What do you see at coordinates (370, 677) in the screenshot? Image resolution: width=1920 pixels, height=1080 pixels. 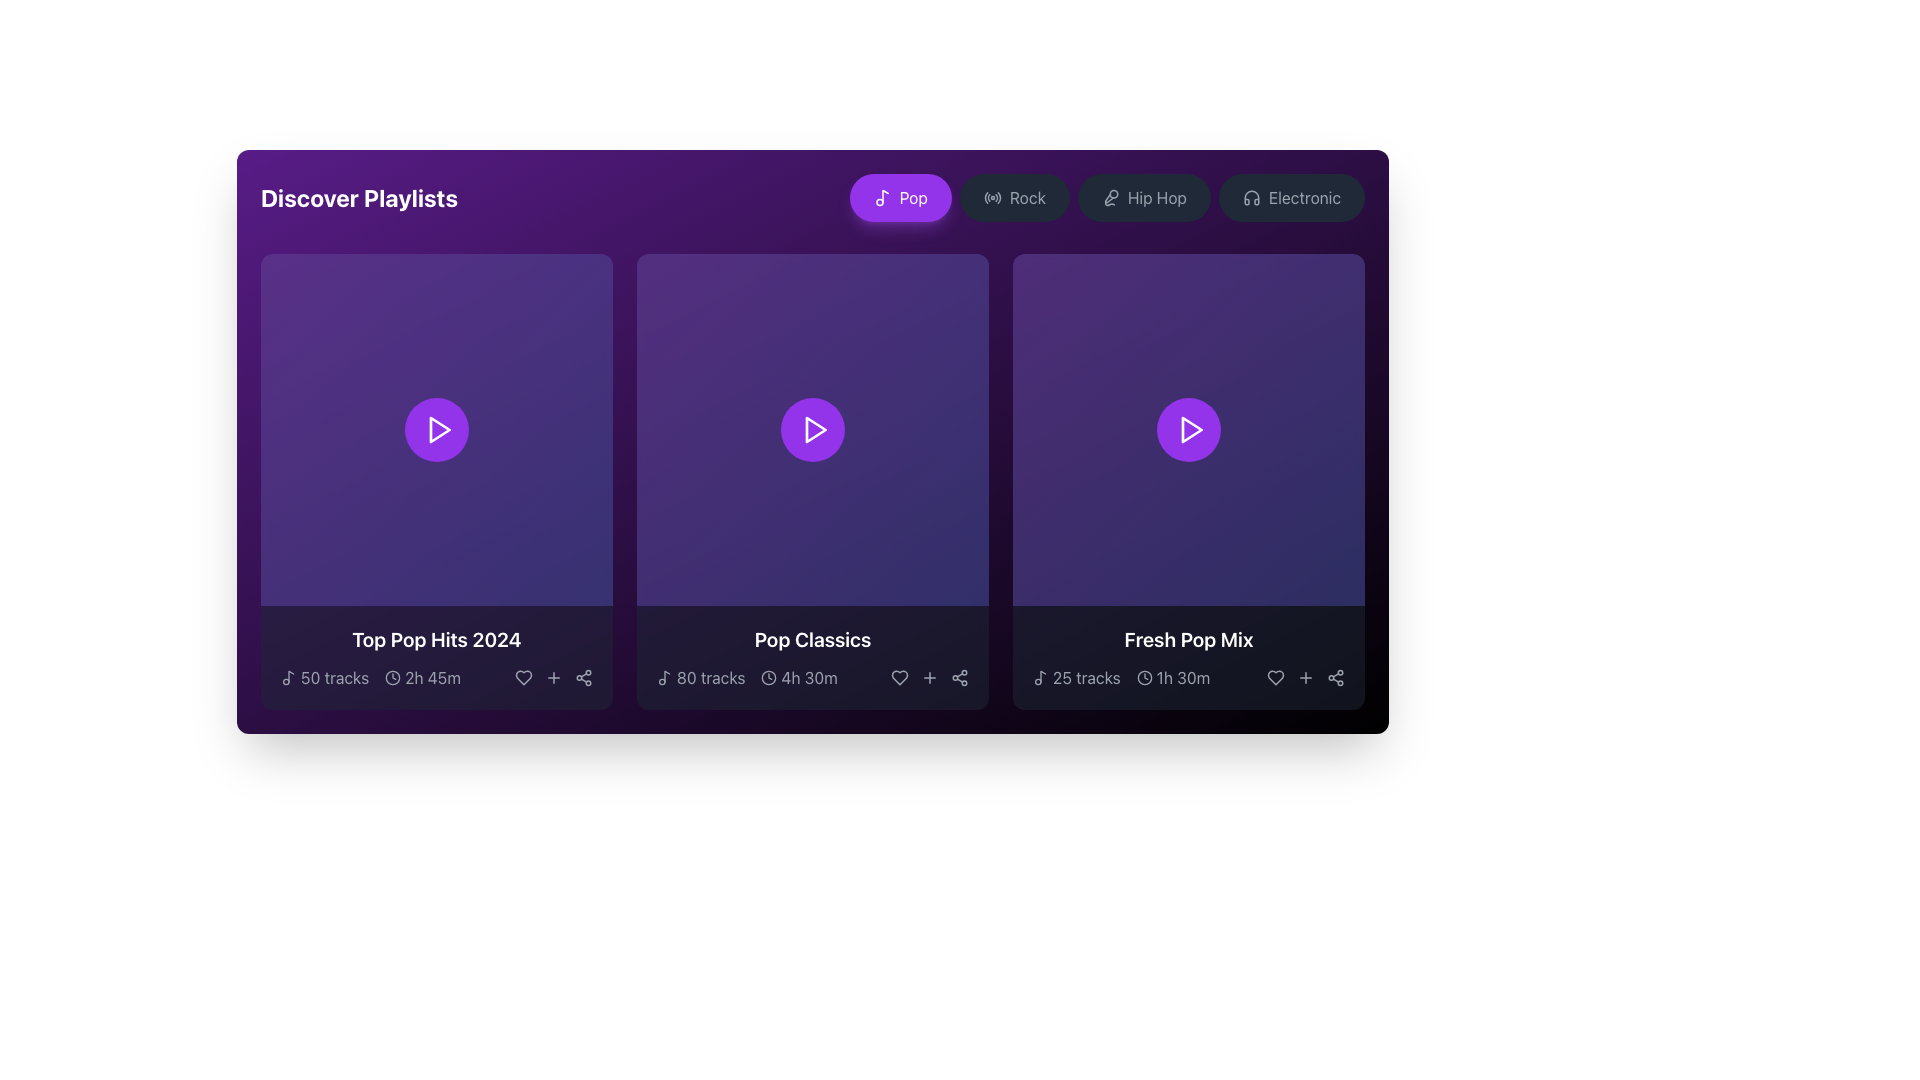 I see `informational text located below the title 'Top Pop Hits 2024' in the first card of the horizontally aligned playlist section, which summarizes the playlist's content and duration` at bounding box center [370, 677].